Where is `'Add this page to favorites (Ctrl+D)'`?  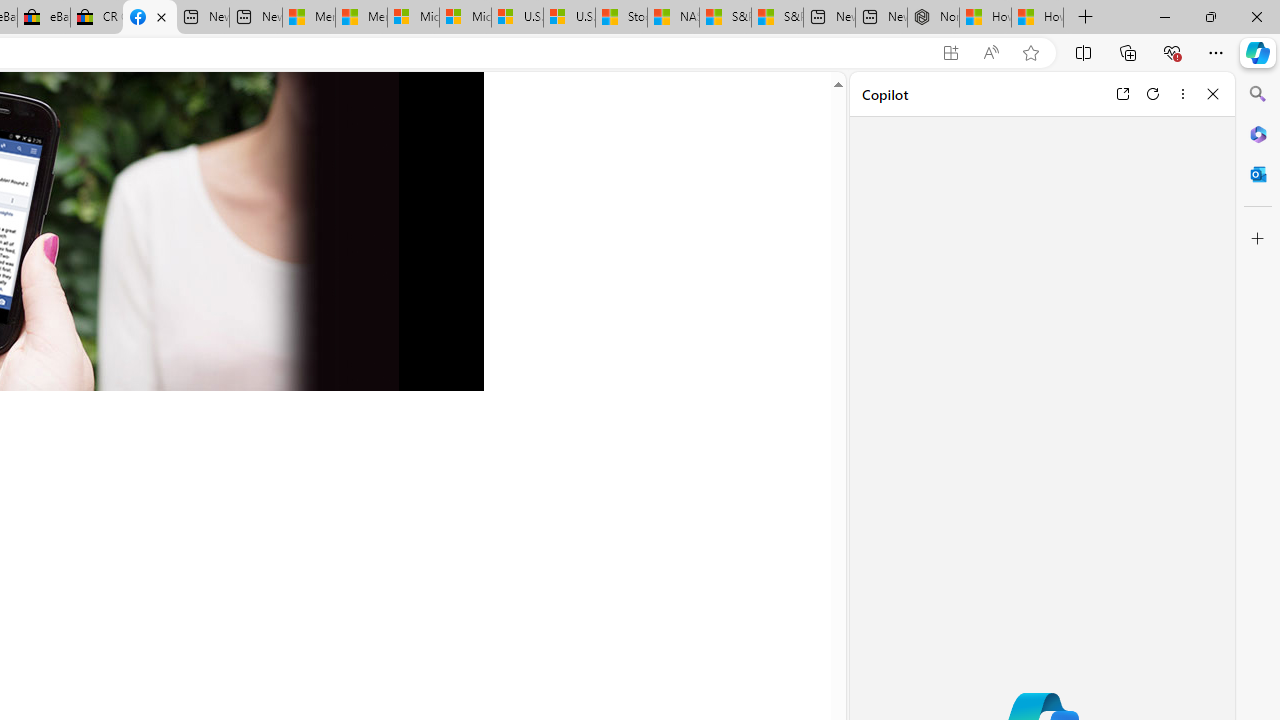 'Add this page to favorites (Ctrl+D)' is located at coordinates (1031, 52).